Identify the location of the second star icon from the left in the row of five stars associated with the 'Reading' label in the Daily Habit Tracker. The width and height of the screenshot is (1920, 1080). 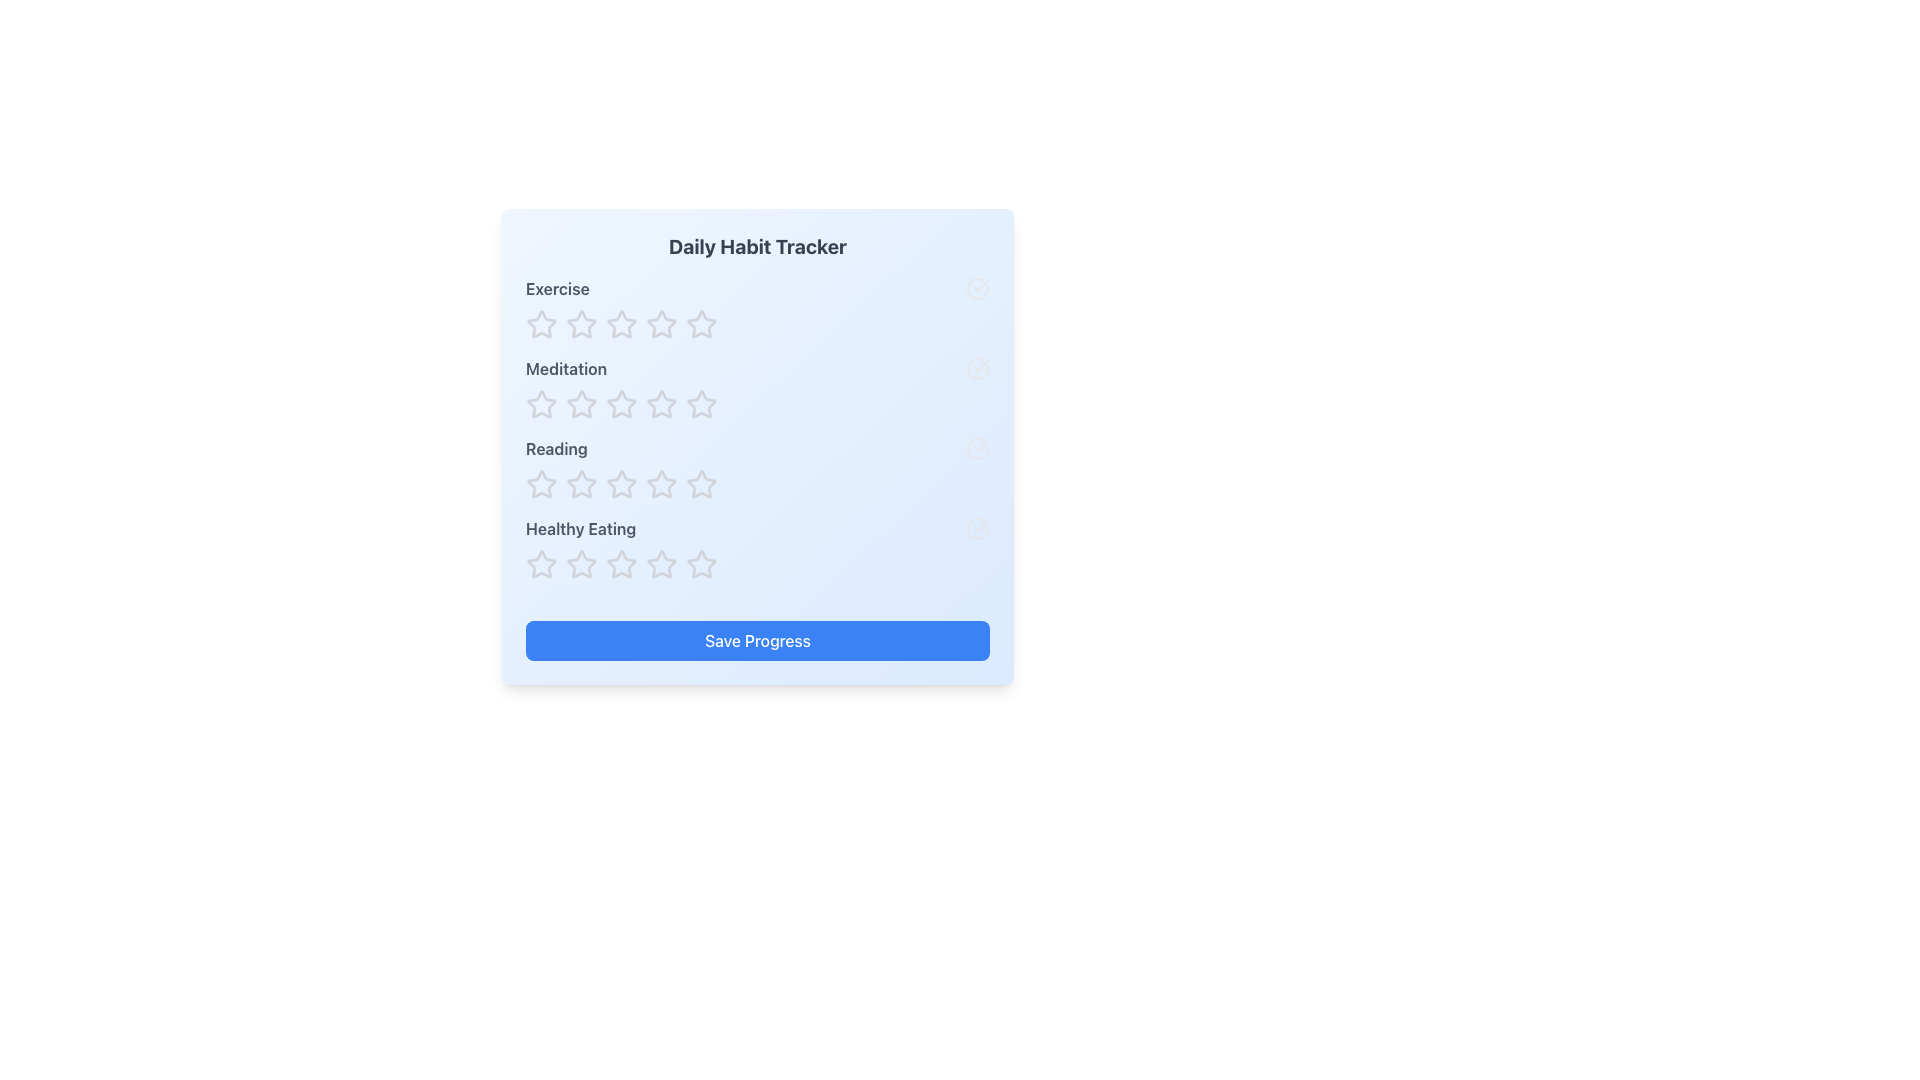
(661, 483).